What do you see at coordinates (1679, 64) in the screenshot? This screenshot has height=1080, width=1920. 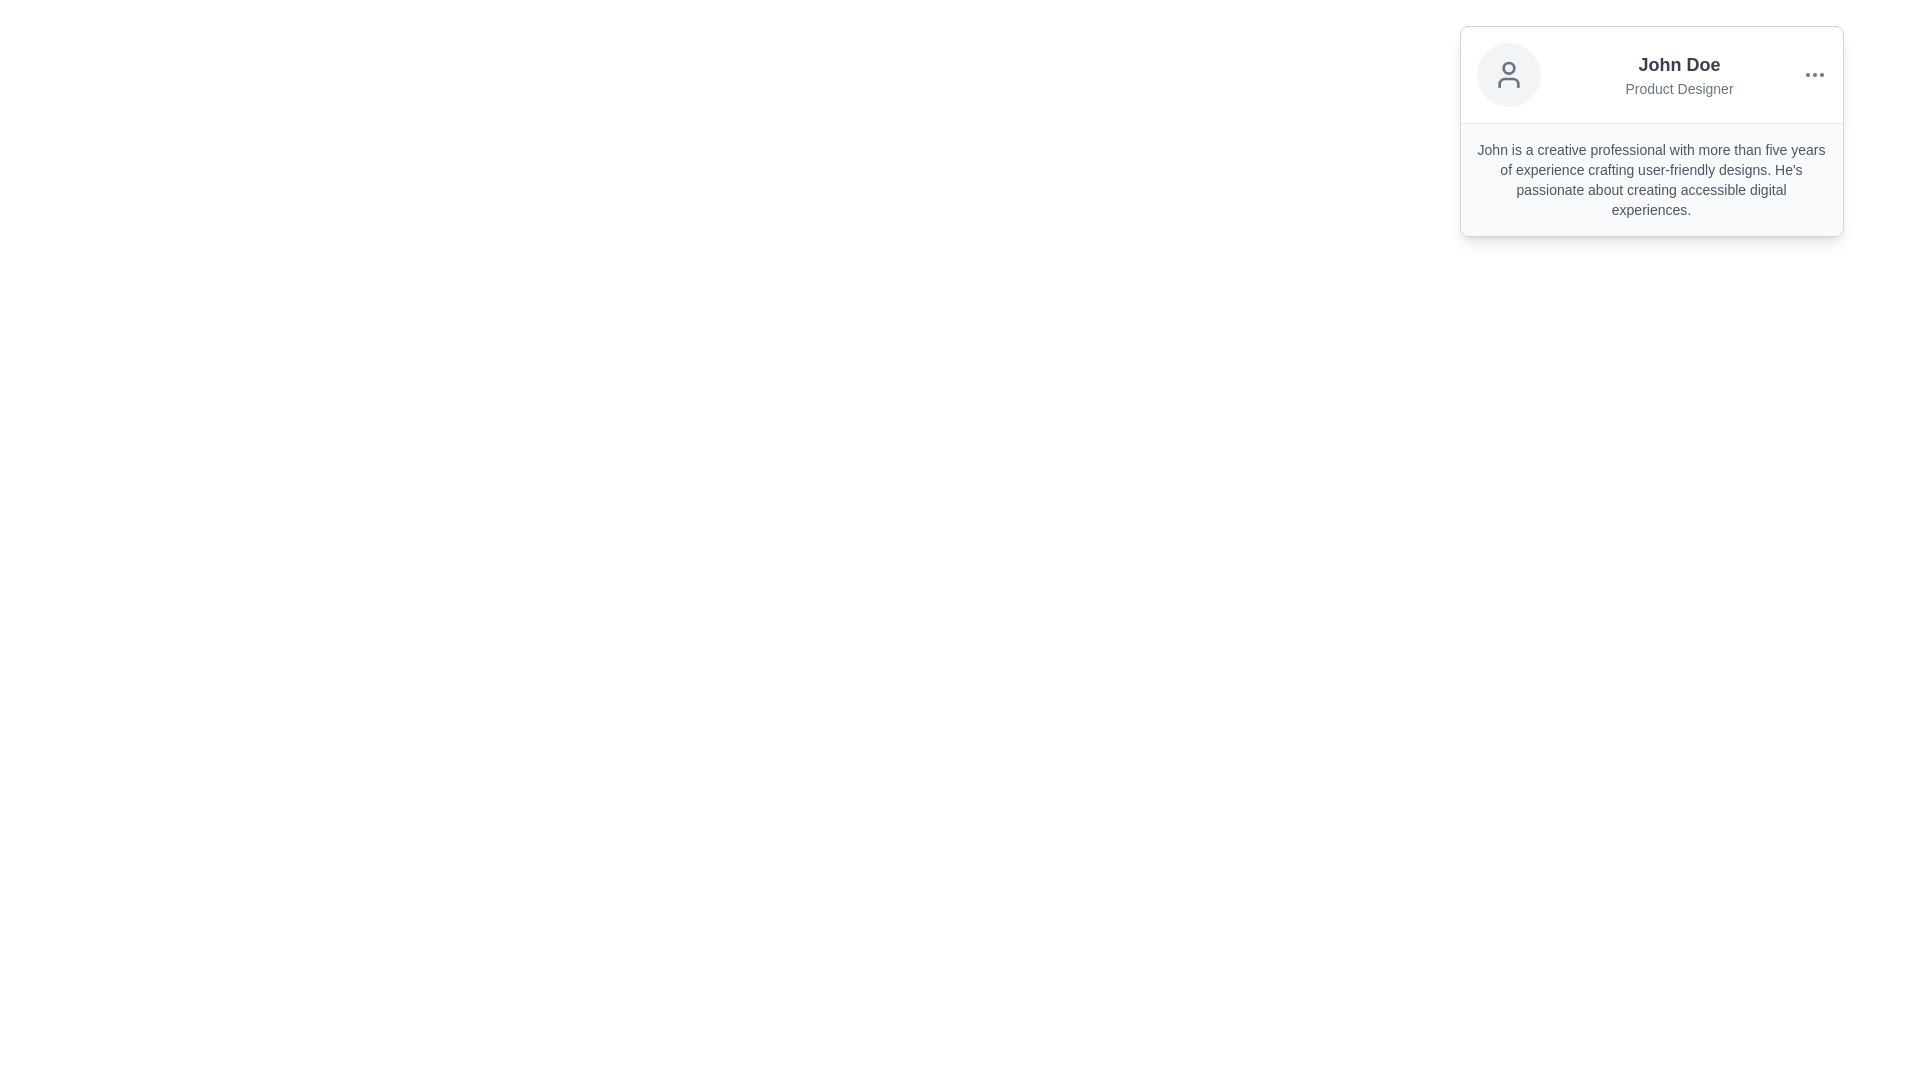 I see `the text label displaying 'John Doe', which is styled in bold and large gray font, located at the top left of the profile card for potential interaction` at bounding box center [1679, 64].